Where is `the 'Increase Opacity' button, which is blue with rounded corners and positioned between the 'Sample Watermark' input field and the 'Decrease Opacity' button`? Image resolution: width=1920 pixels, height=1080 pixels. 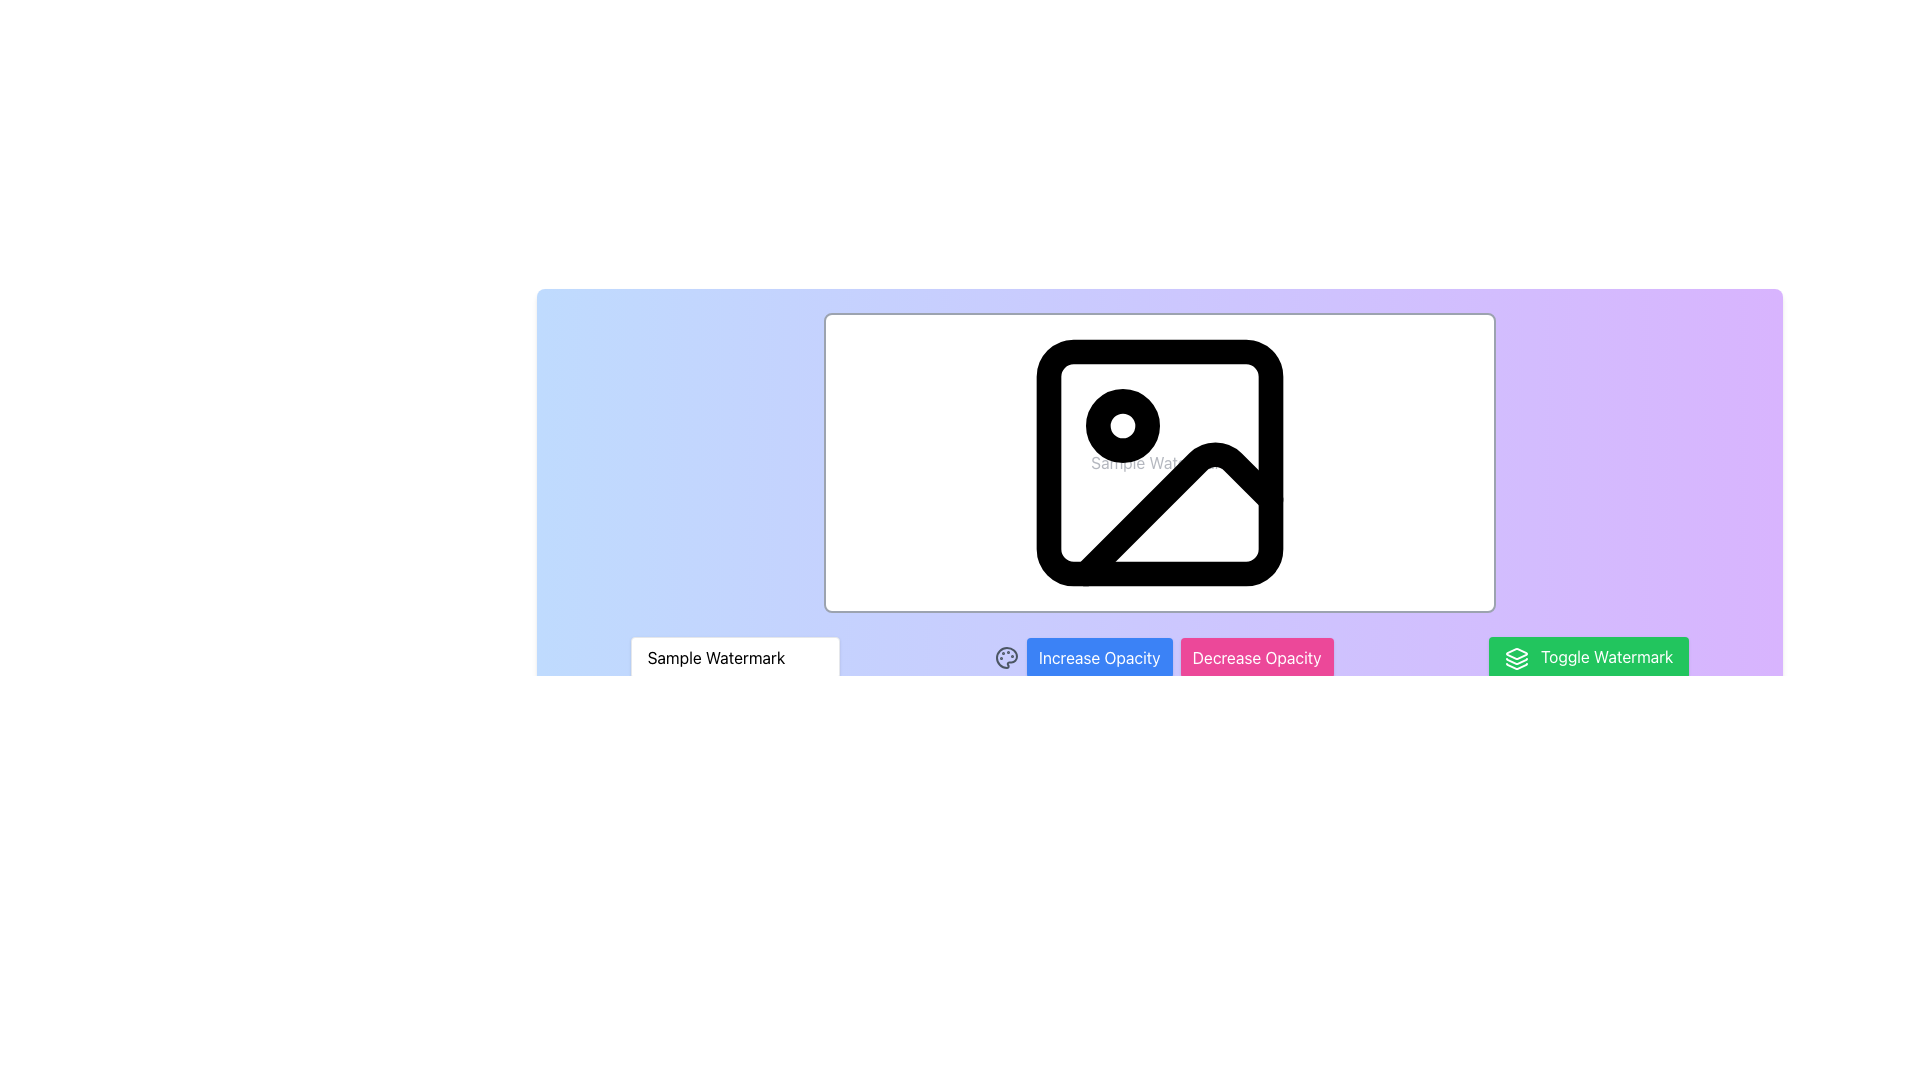
the 'Increase Opacity' button, which is blue with rounded corners and positioned between the 'Sample Watermark' input field and the 'Decrease Opacity' button is located at coordinates (1160, 658).